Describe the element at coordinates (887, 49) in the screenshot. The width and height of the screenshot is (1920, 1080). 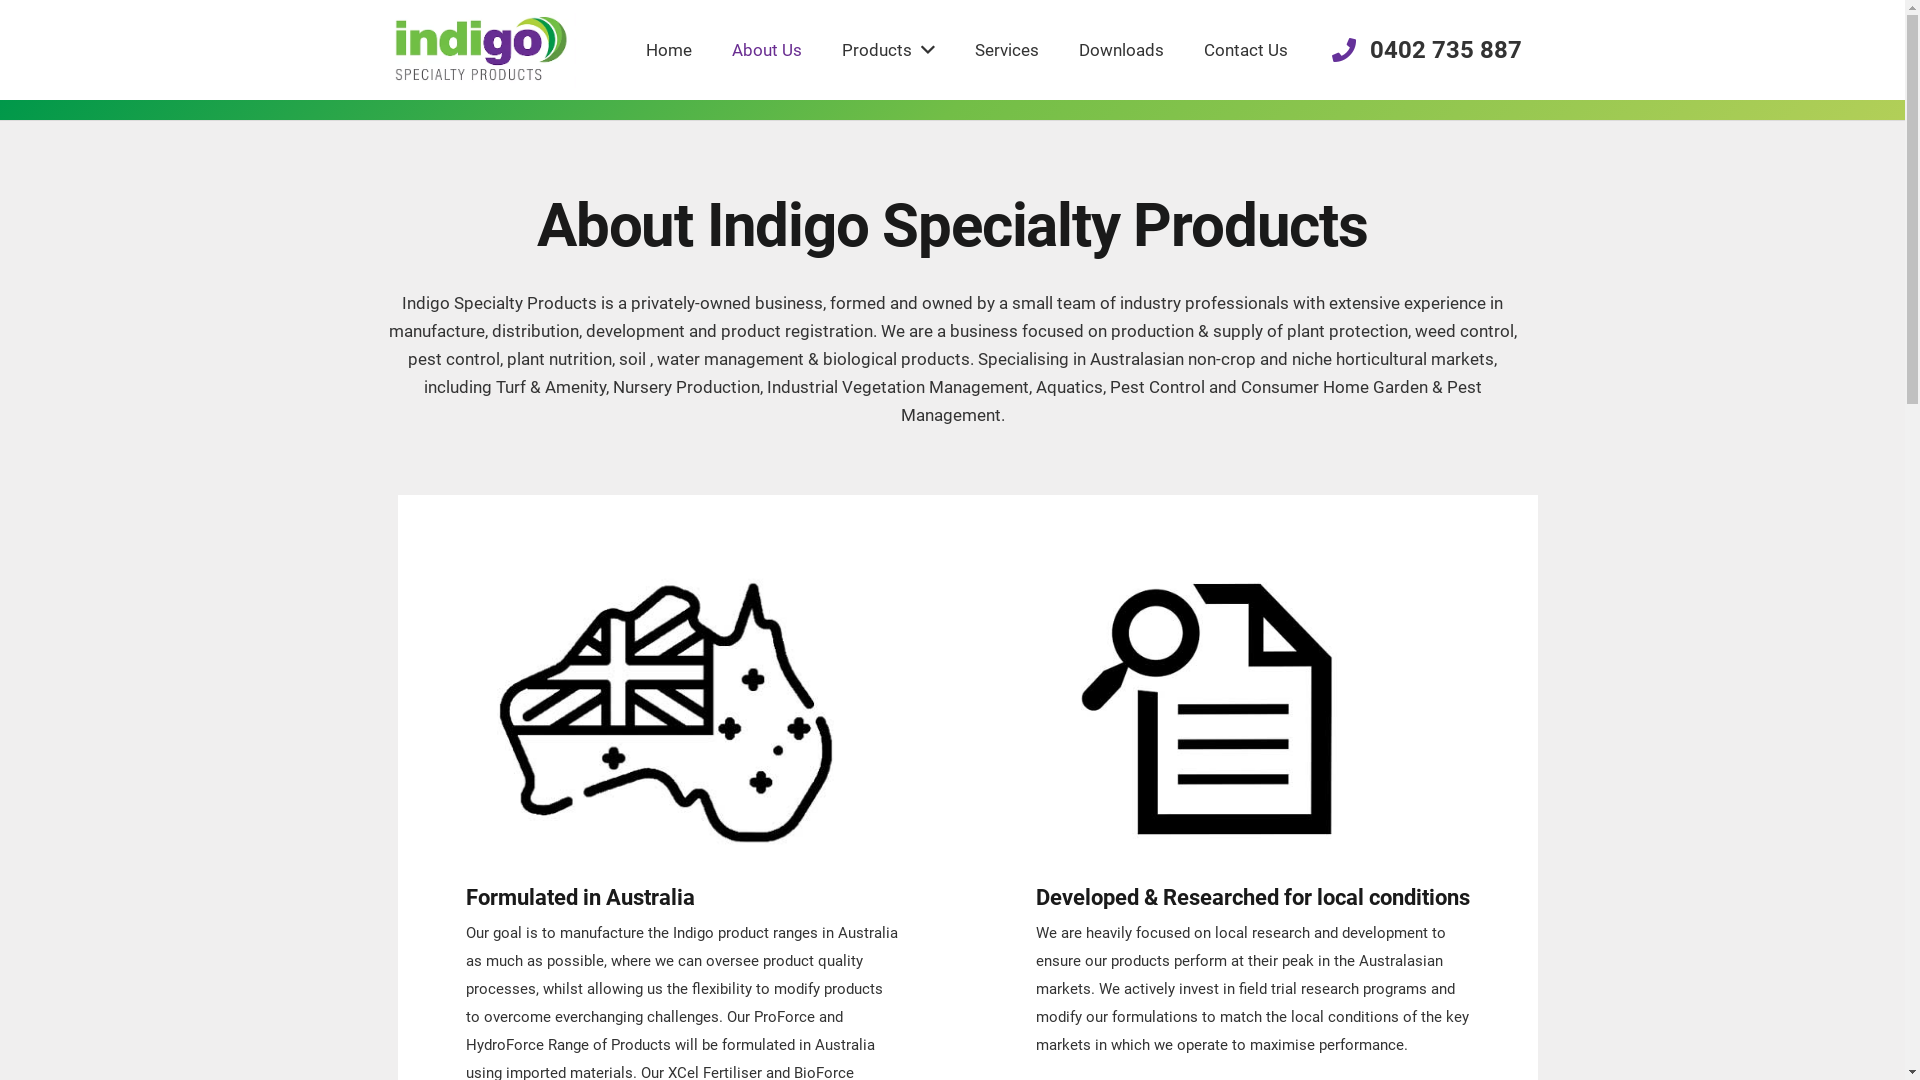
I see `'Products'` at that location.